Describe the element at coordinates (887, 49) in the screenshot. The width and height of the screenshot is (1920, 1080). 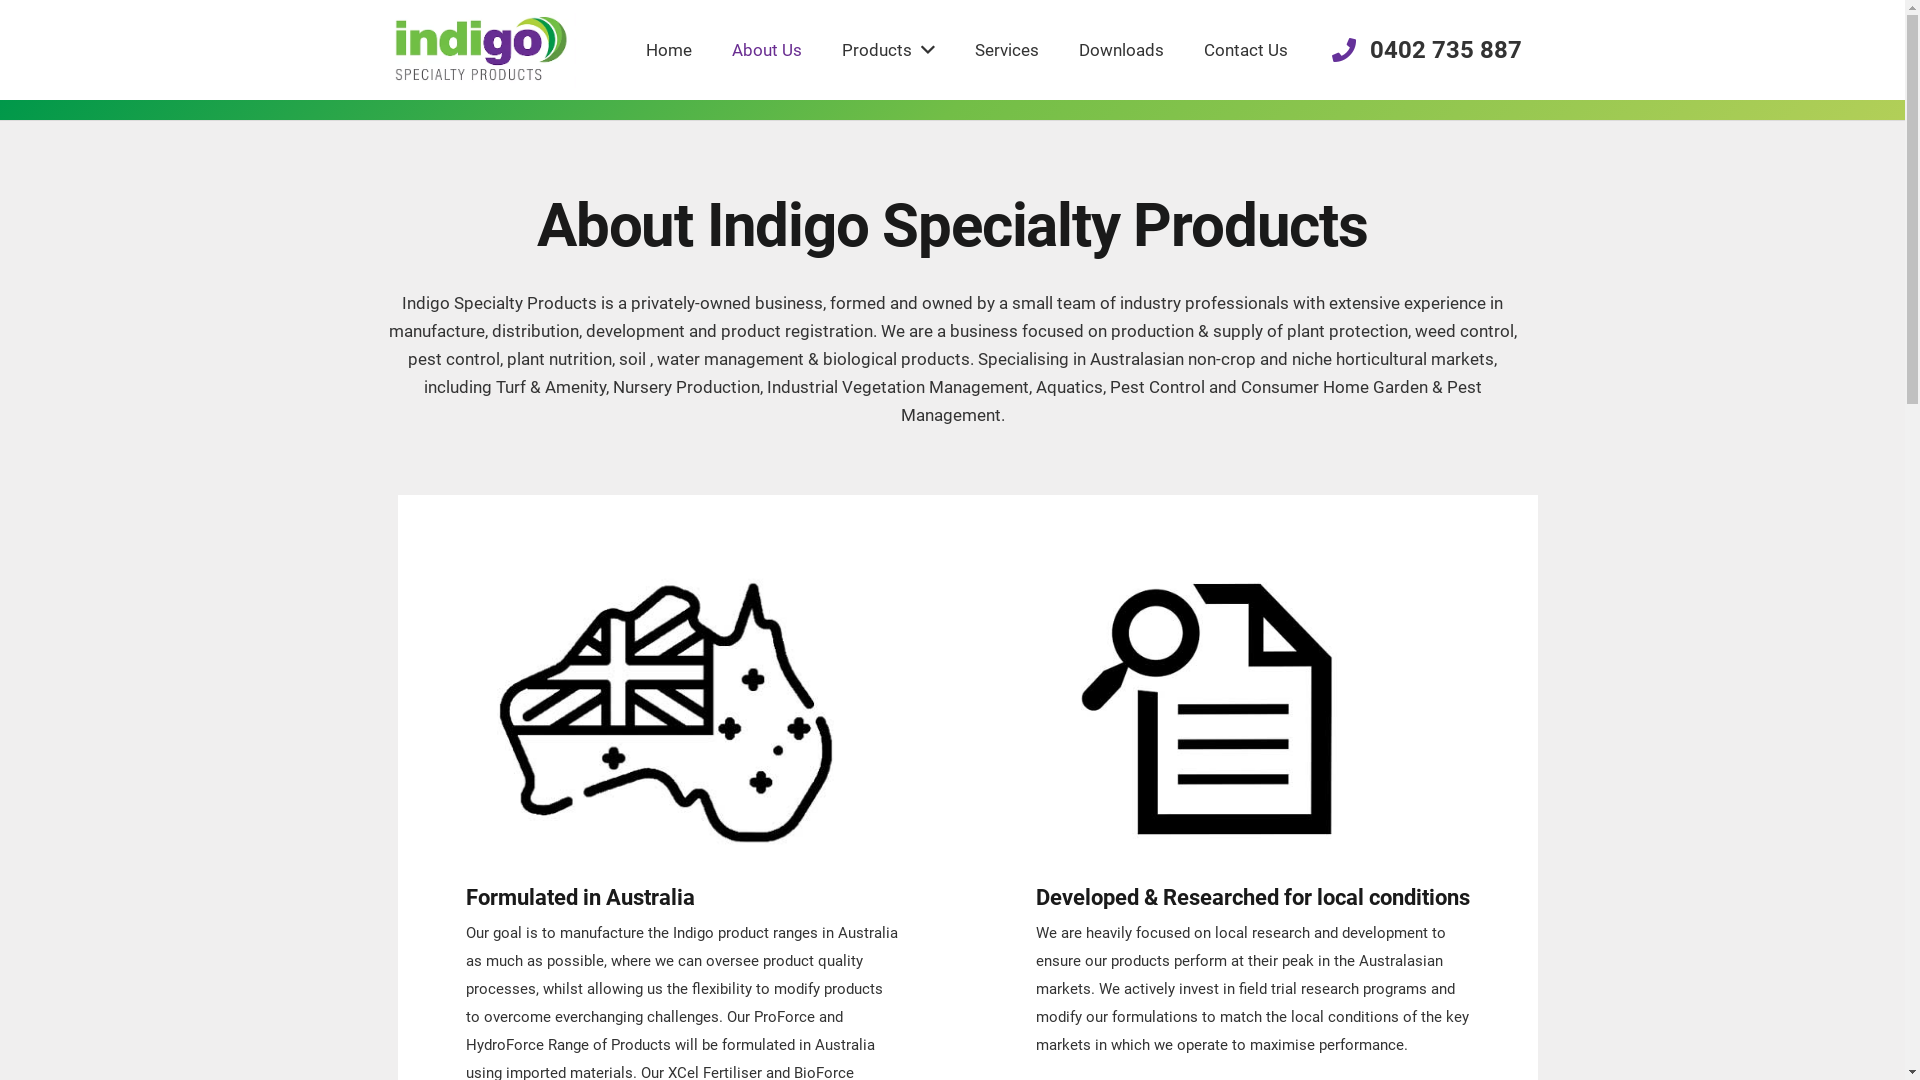
I see `'Products'` at that location.